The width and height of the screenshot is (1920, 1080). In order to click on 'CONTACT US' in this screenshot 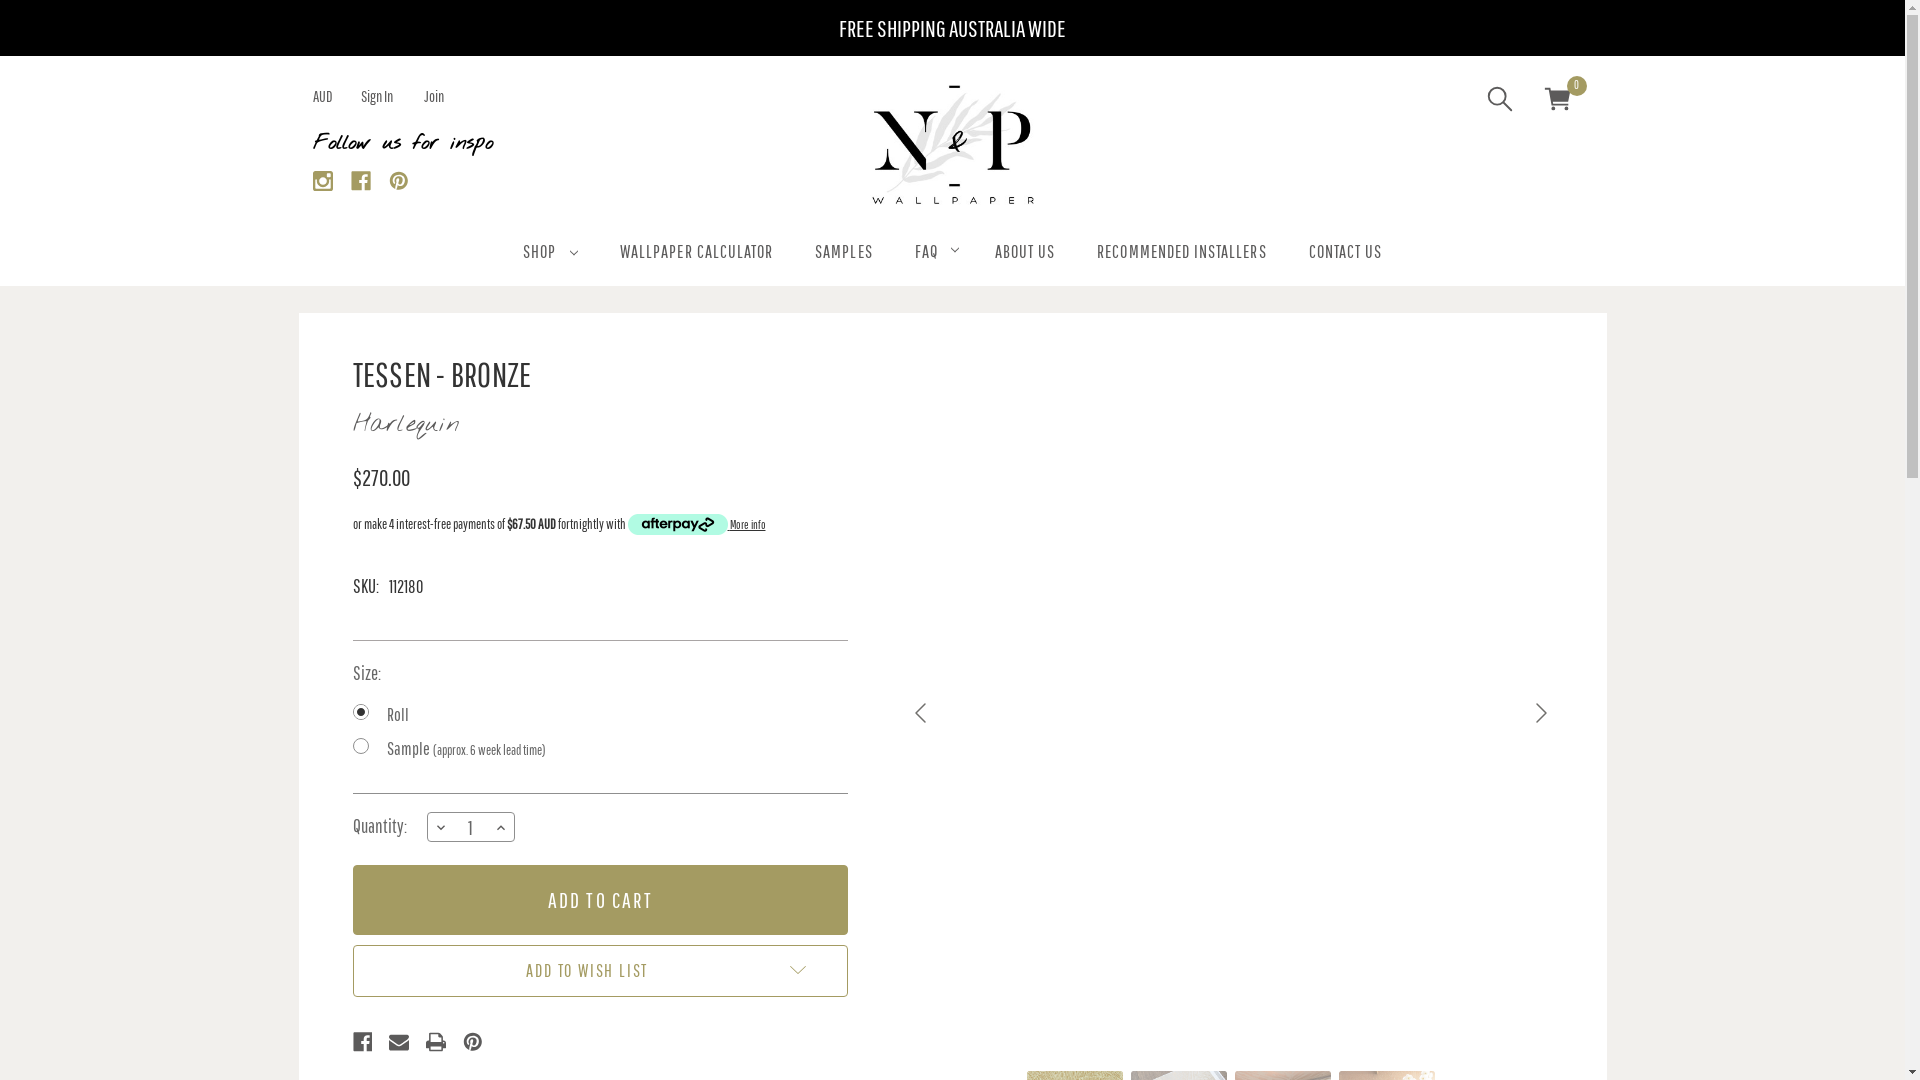, I will do `click(1345, 253)`.